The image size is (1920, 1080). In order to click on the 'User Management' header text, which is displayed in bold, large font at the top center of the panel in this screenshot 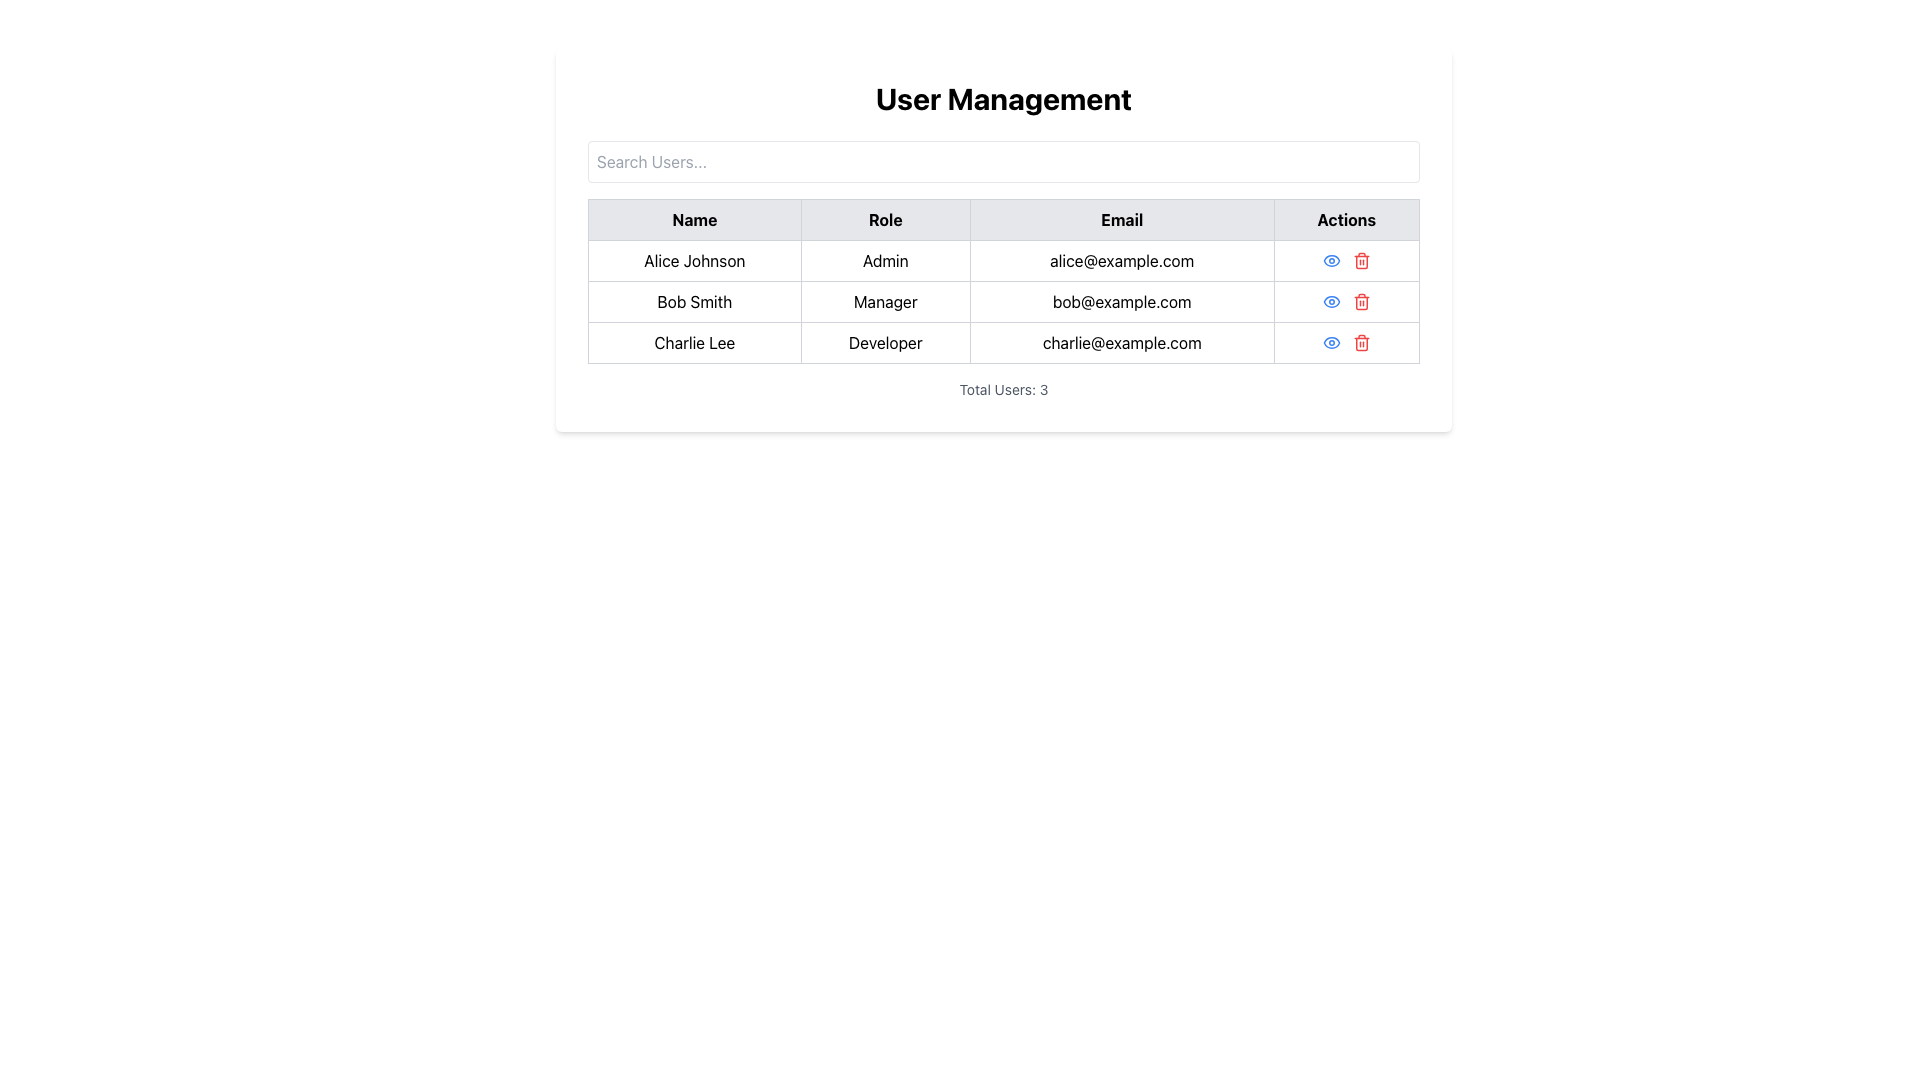, I will do `click(1003, 99)`.